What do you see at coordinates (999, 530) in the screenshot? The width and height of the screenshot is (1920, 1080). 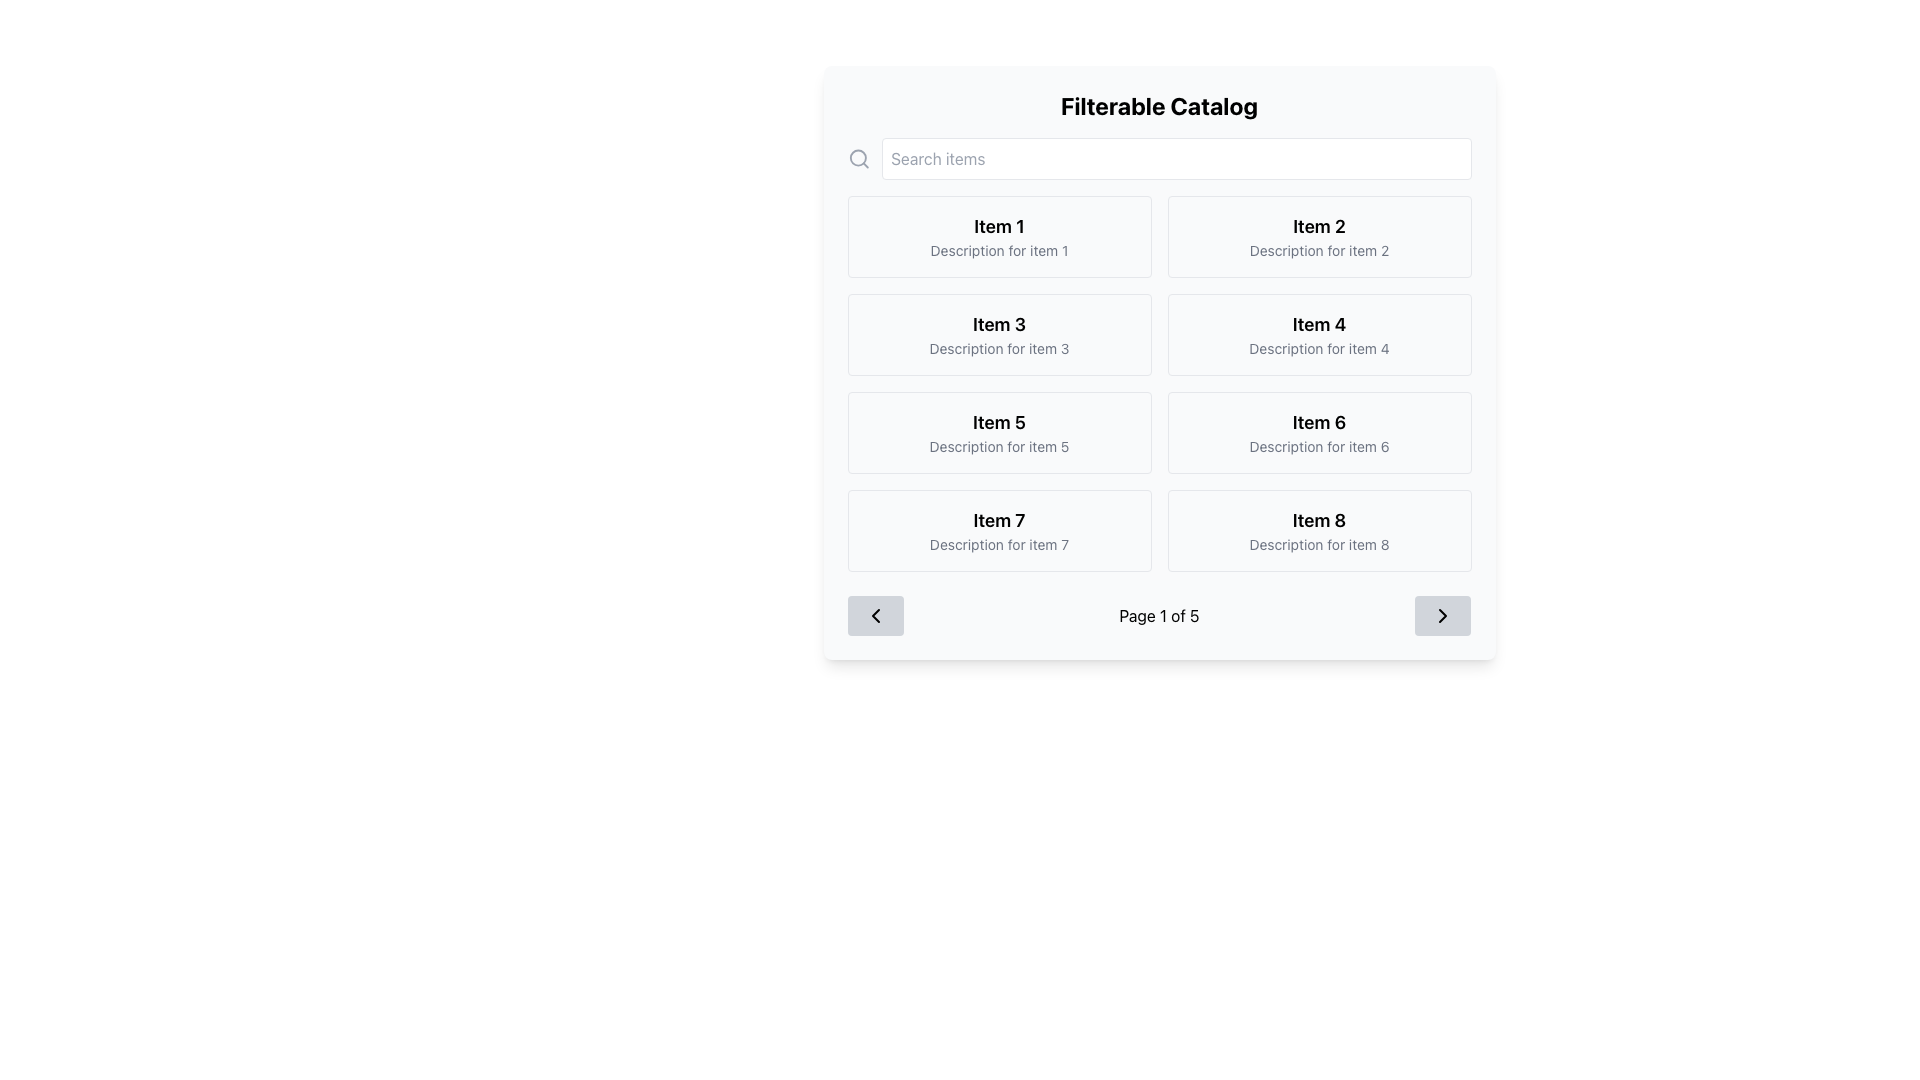 I see `the rectangular tile displaying 'Item 7' and its description` at bounding box center [999, 530].